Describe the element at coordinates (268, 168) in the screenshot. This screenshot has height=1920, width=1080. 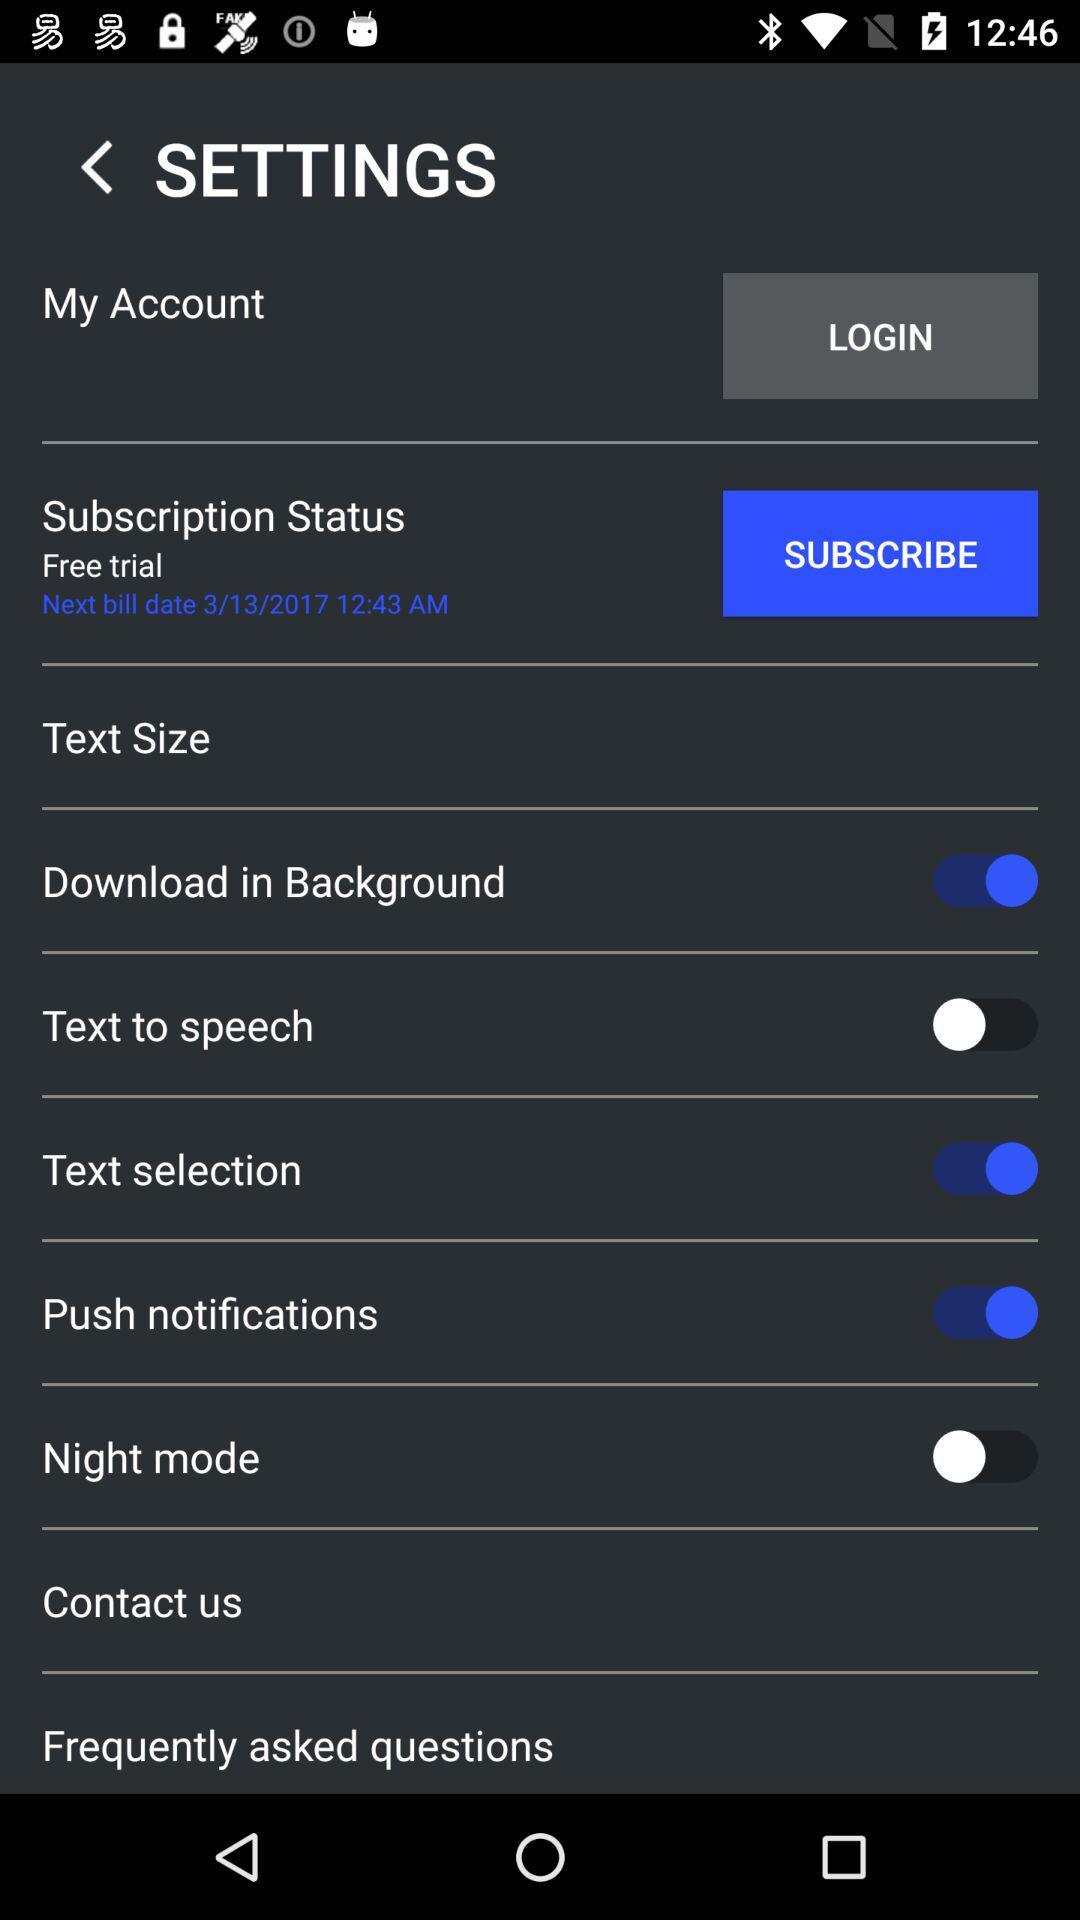
I see `the settings` at that location.